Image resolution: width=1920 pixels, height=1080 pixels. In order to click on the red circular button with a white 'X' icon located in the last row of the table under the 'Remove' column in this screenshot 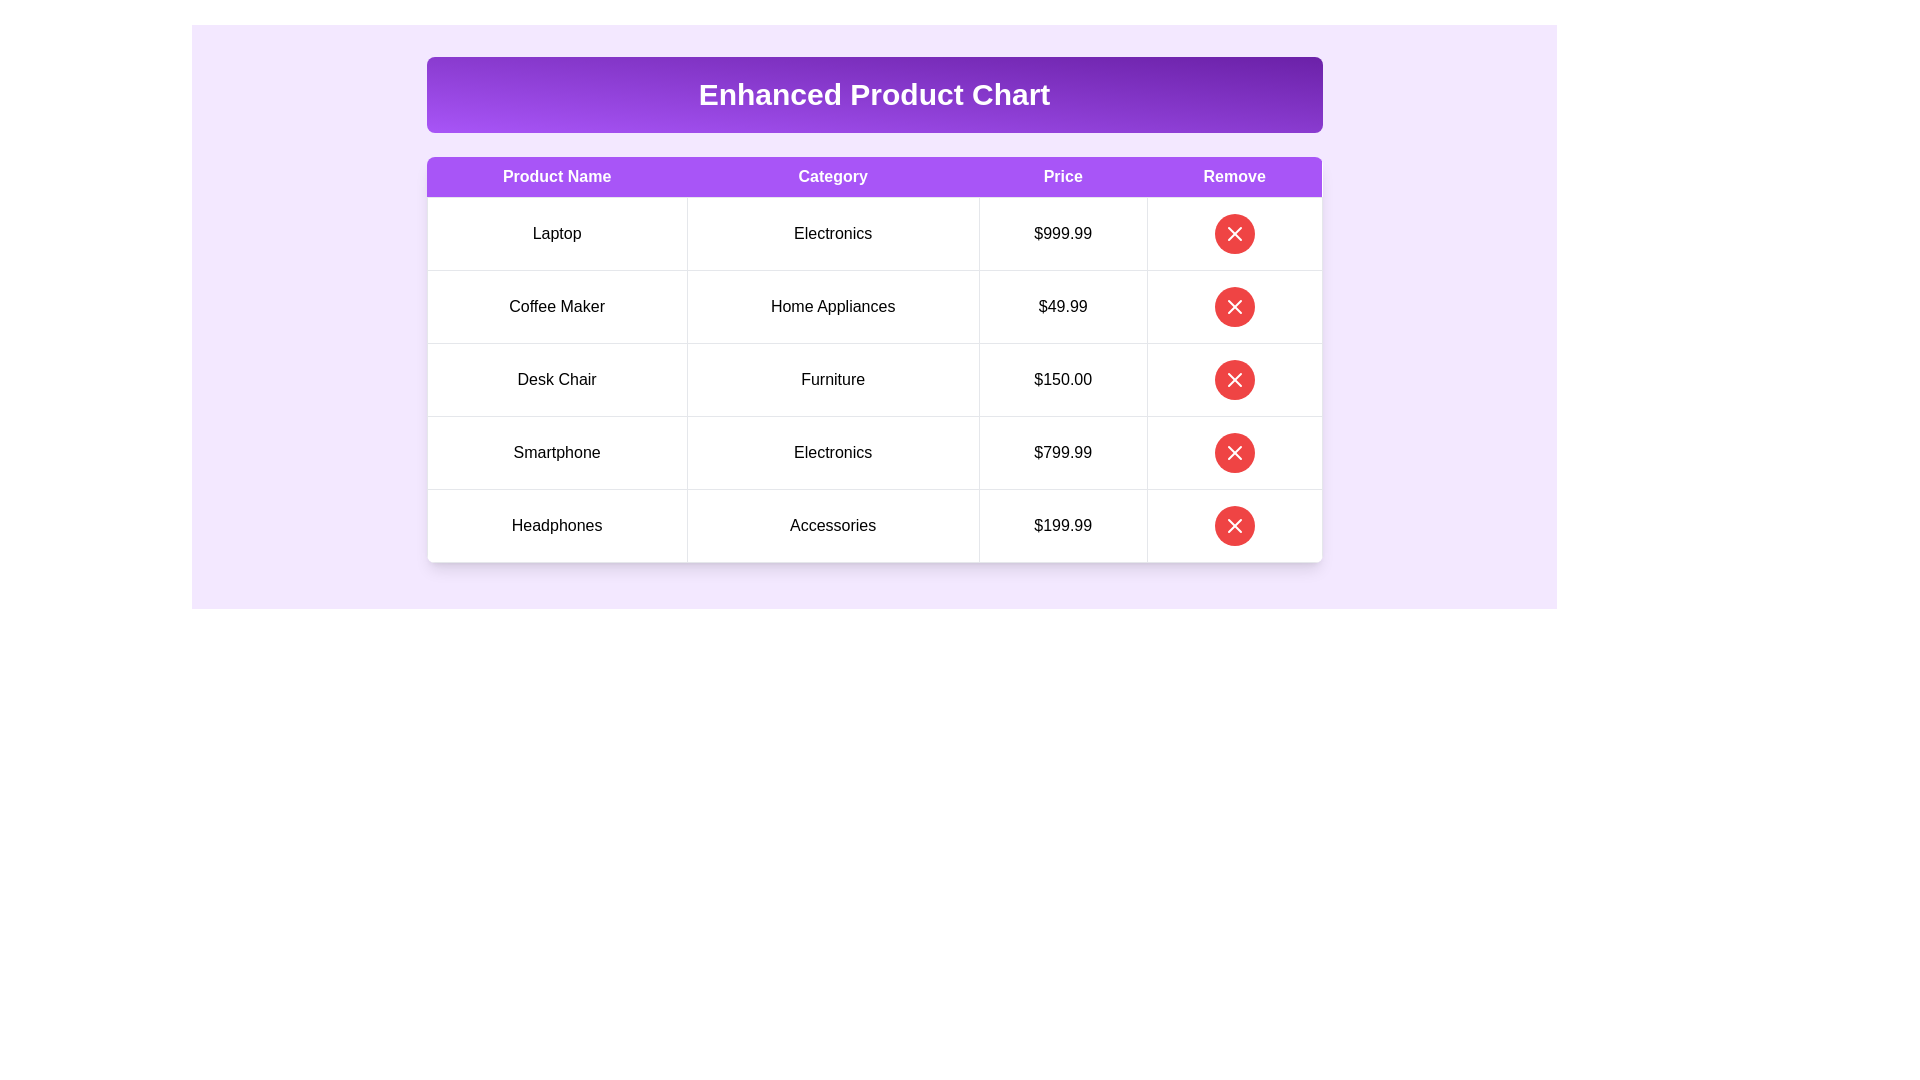, I will do `click(1233, 524)`.